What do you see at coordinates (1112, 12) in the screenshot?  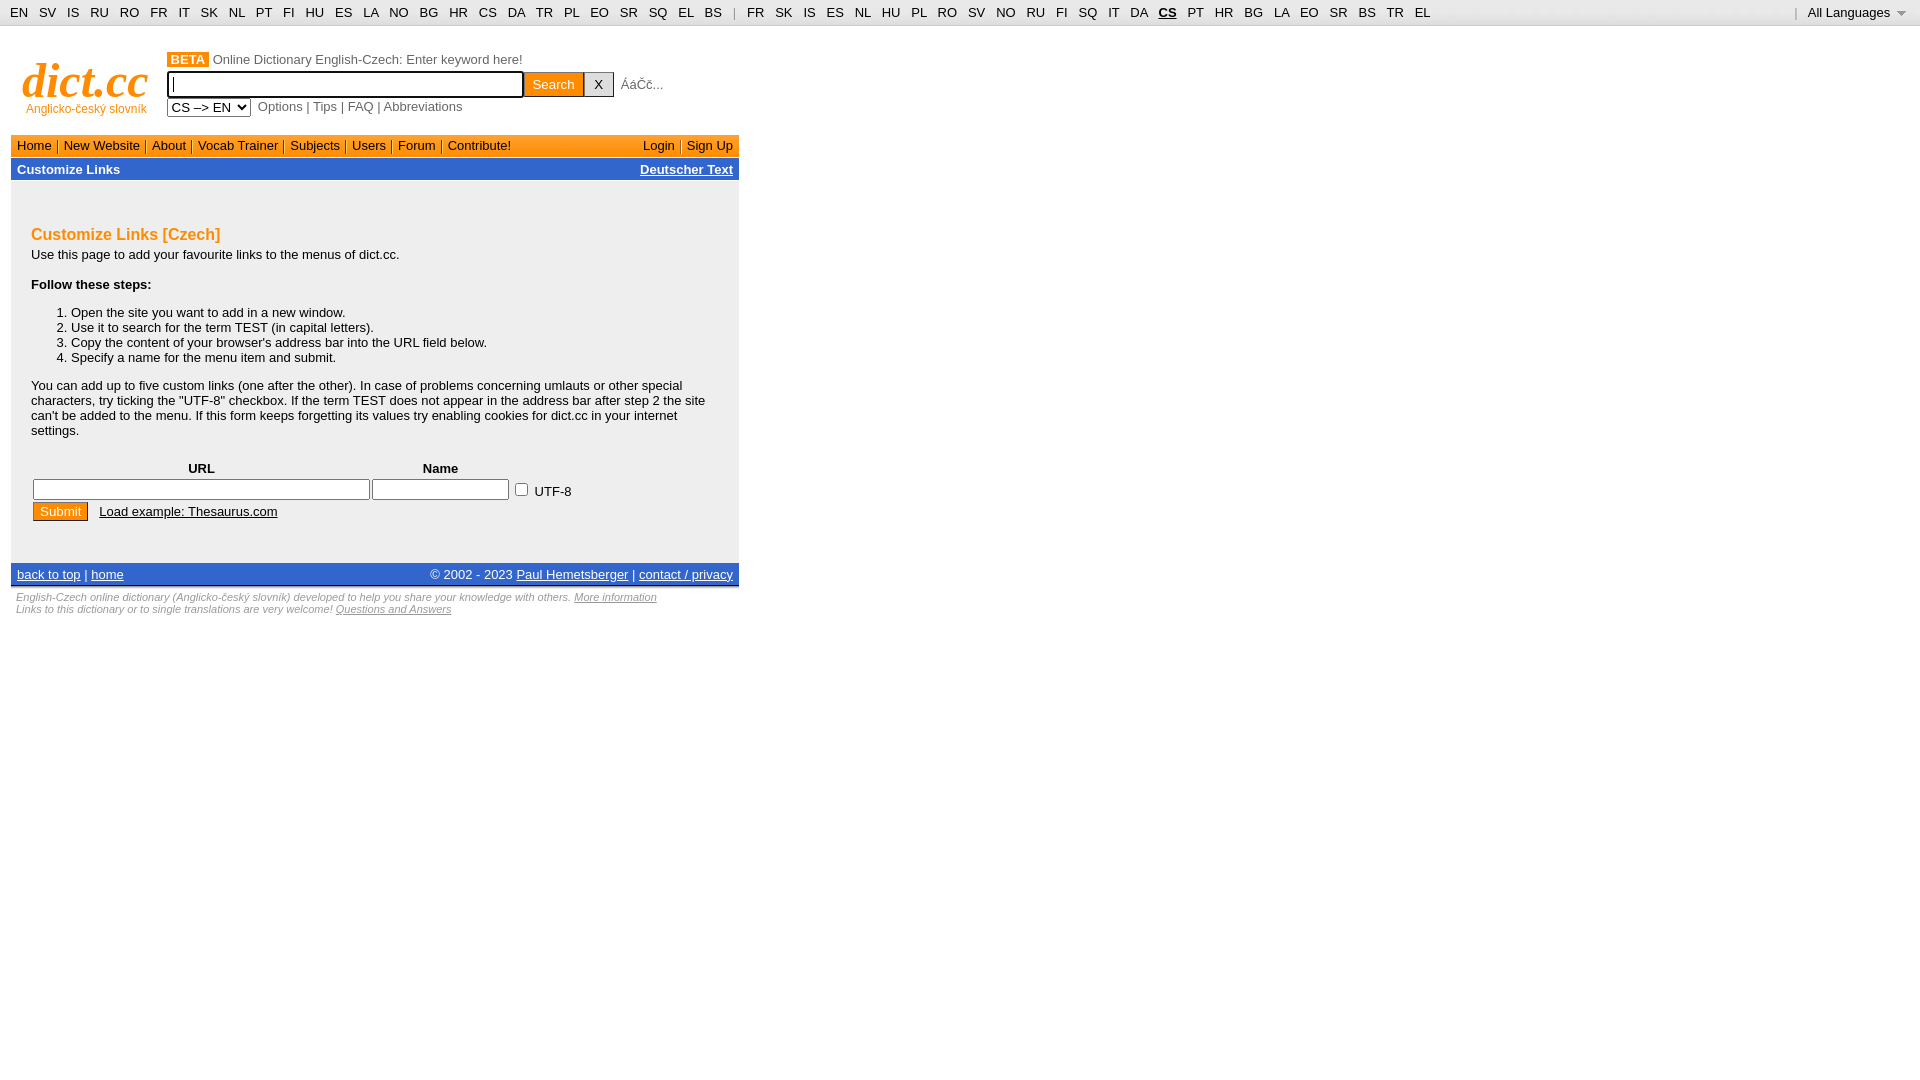 I see `'IT'` at bounding box center [1112, 12].